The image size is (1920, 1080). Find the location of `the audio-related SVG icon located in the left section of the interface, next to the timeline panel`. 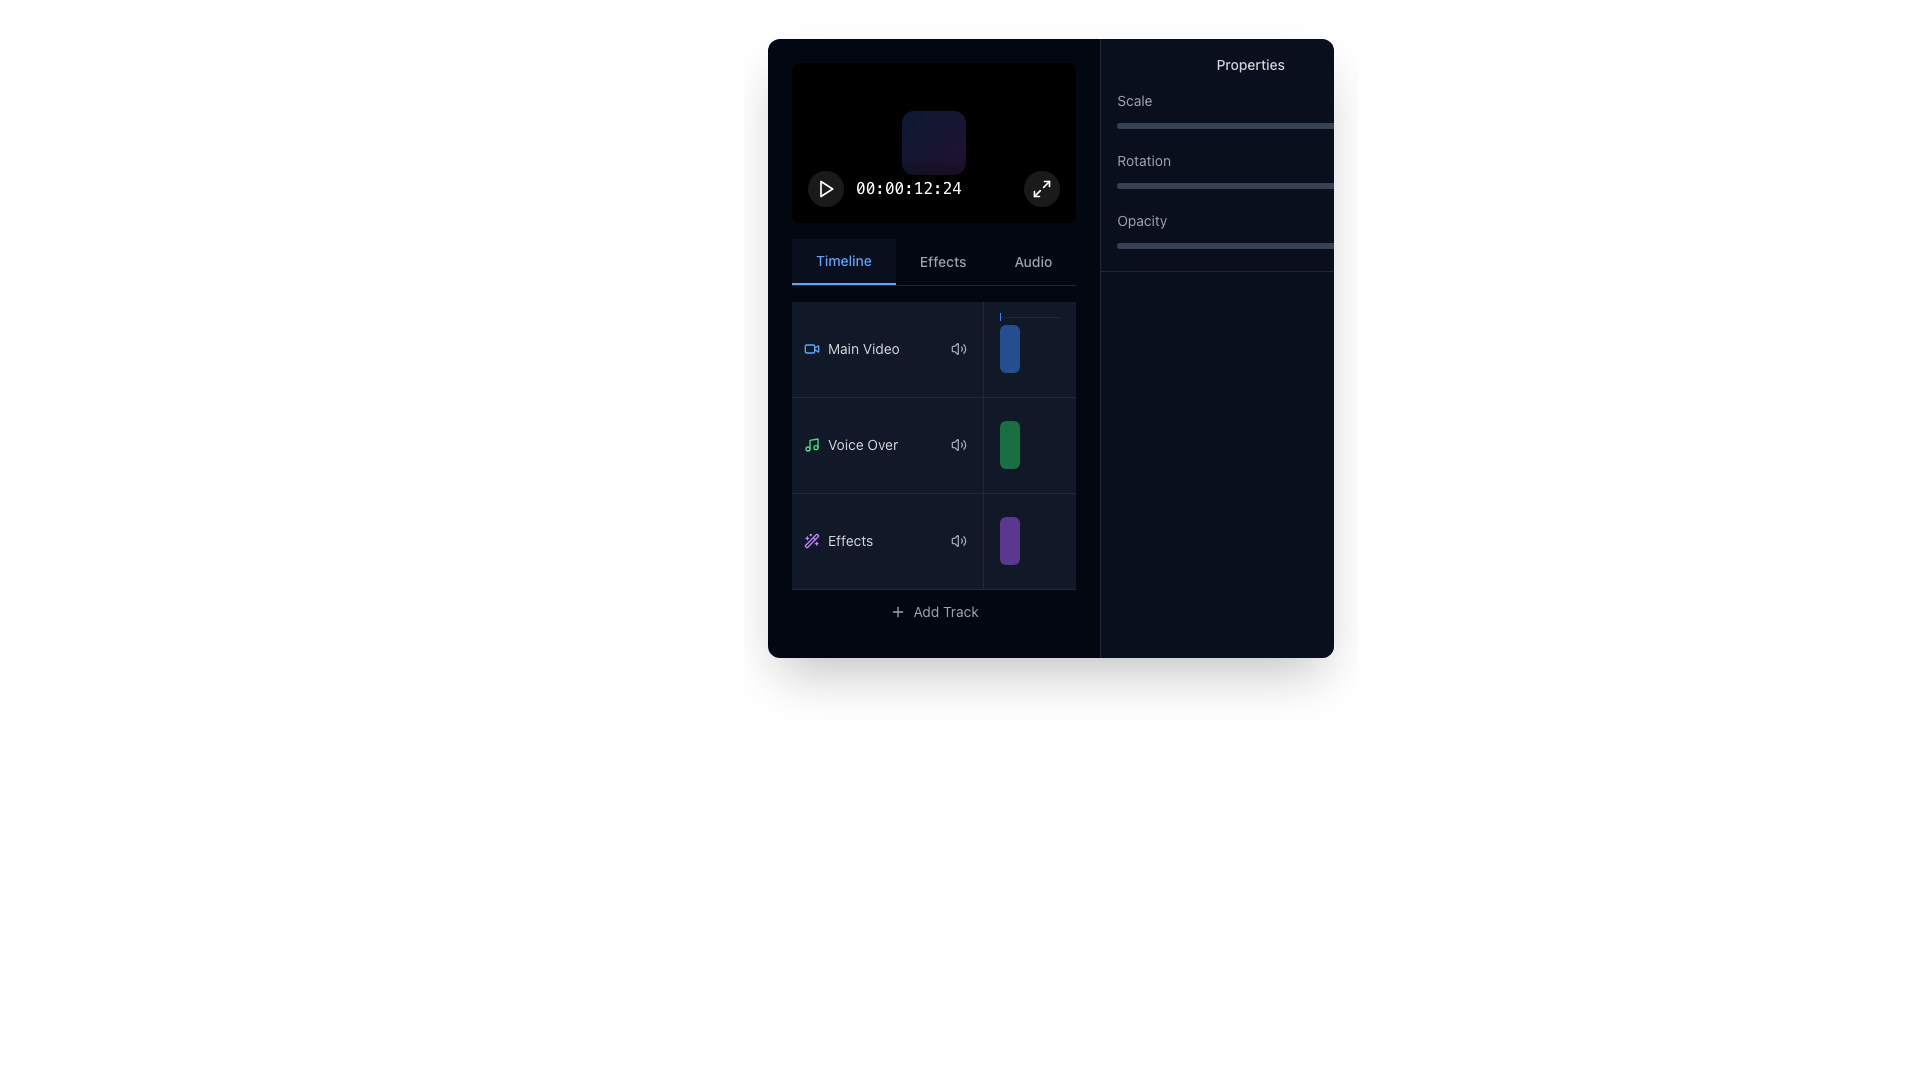

the audio-related SVG icon located in the left section of the interface, next to the timeline panel is located at coordinates (954, 444).